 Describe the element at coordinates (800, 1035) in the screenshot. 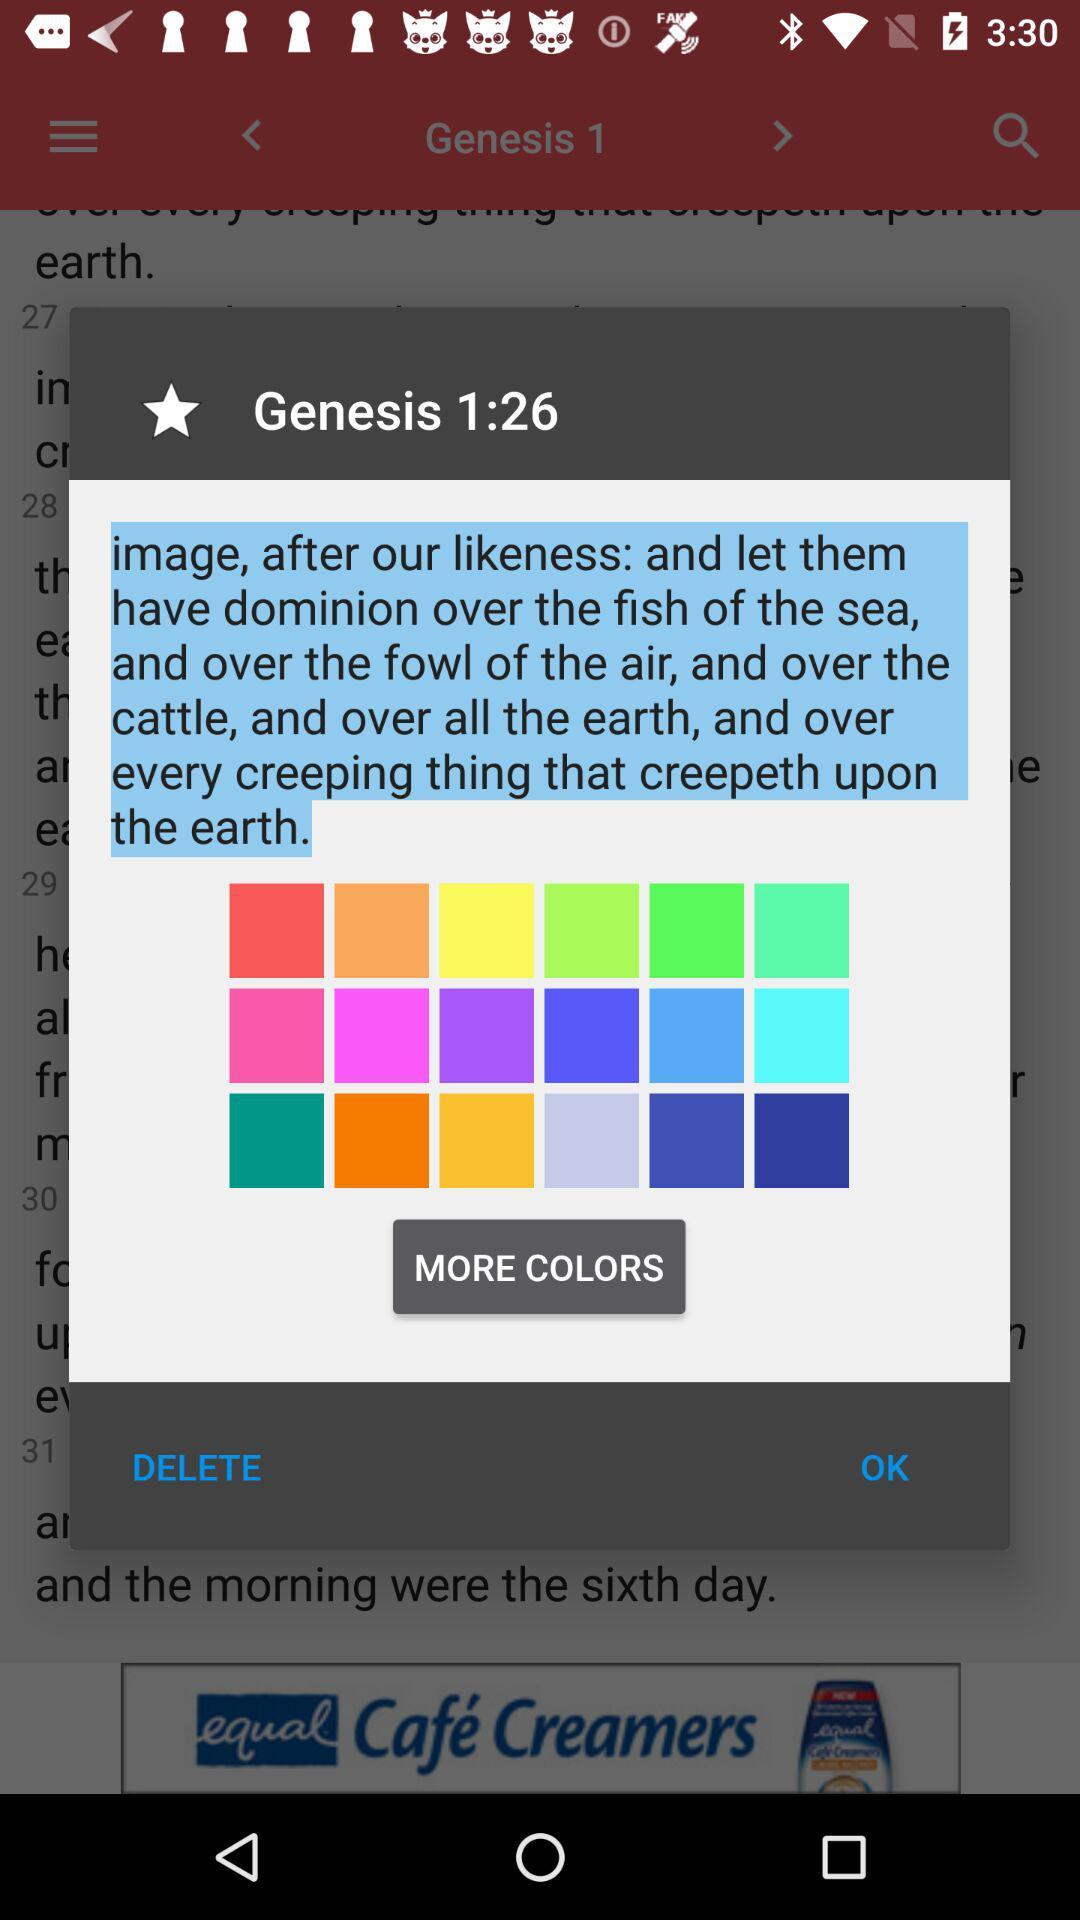

I see `color selection` at that location.